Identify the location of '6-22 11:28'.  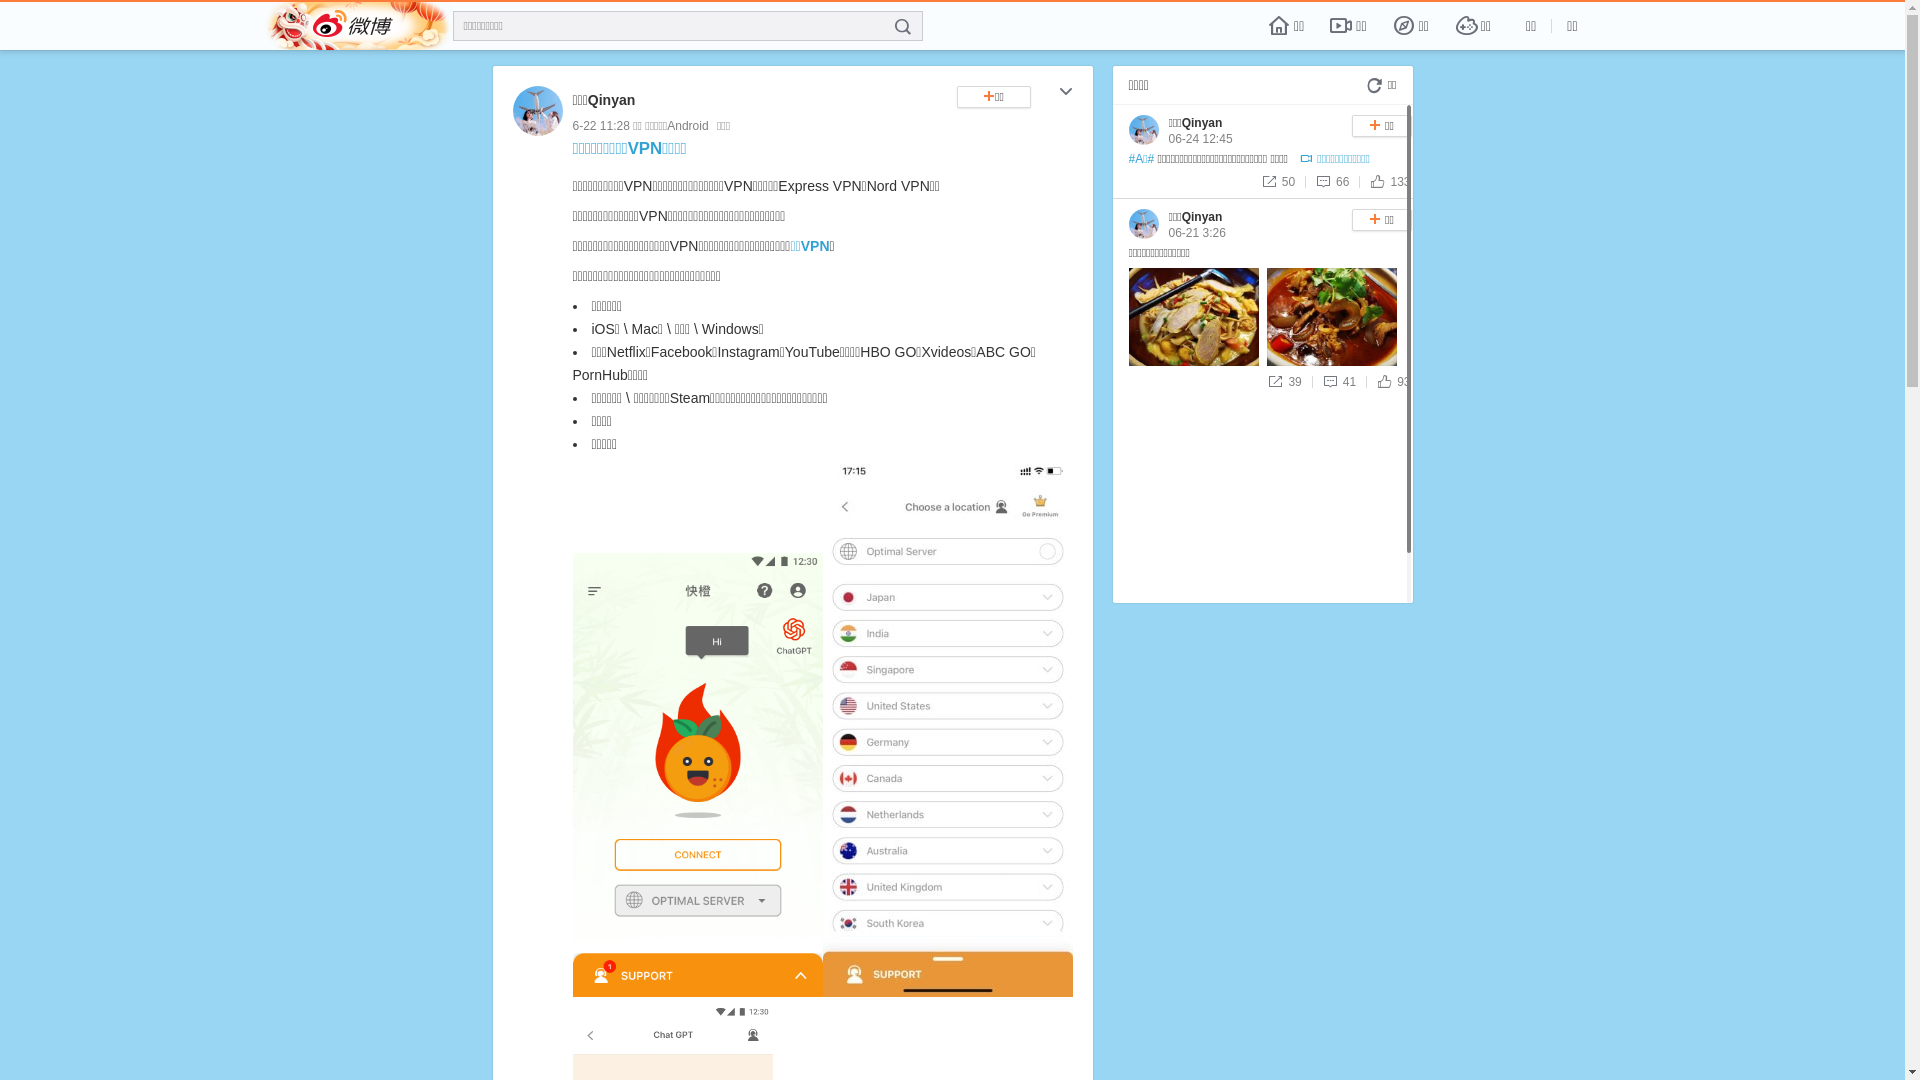
(599, 126).